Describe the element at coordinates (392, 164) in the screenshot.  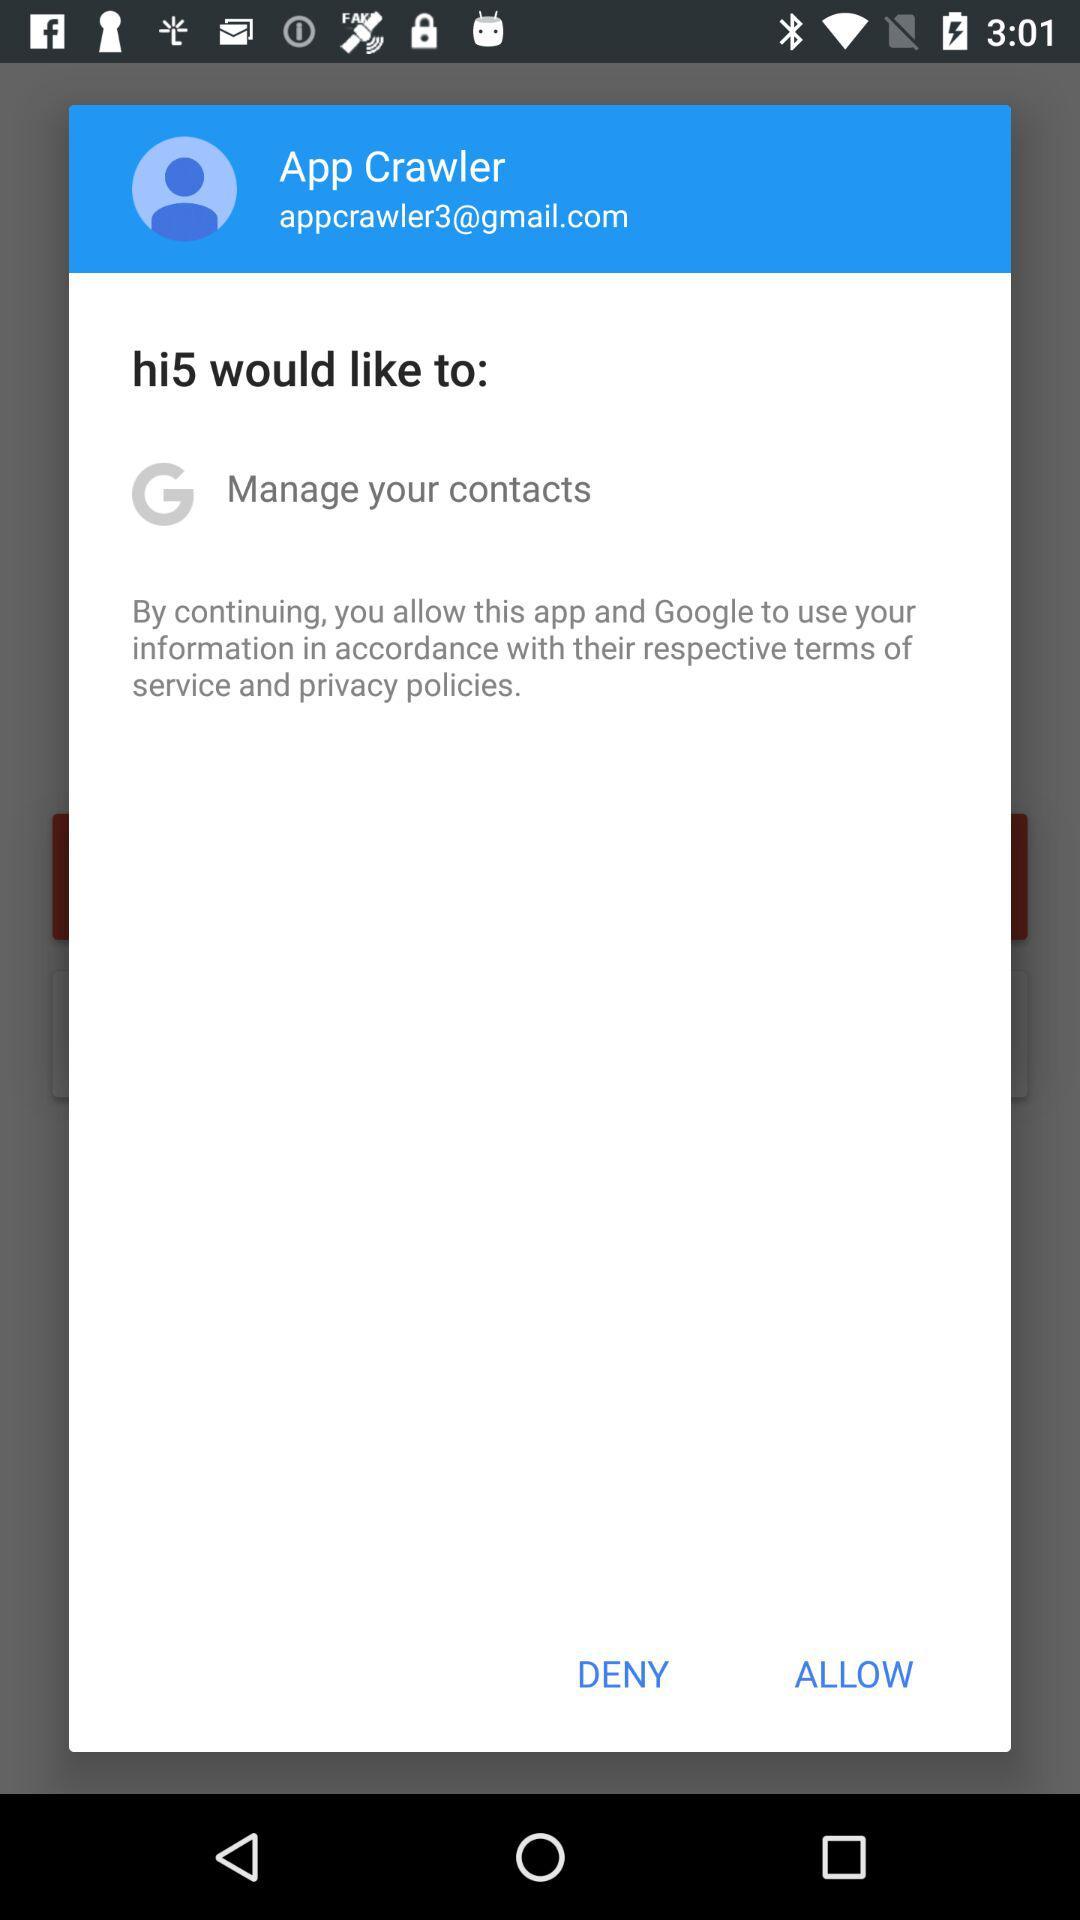
I see `app crawler` at that location.